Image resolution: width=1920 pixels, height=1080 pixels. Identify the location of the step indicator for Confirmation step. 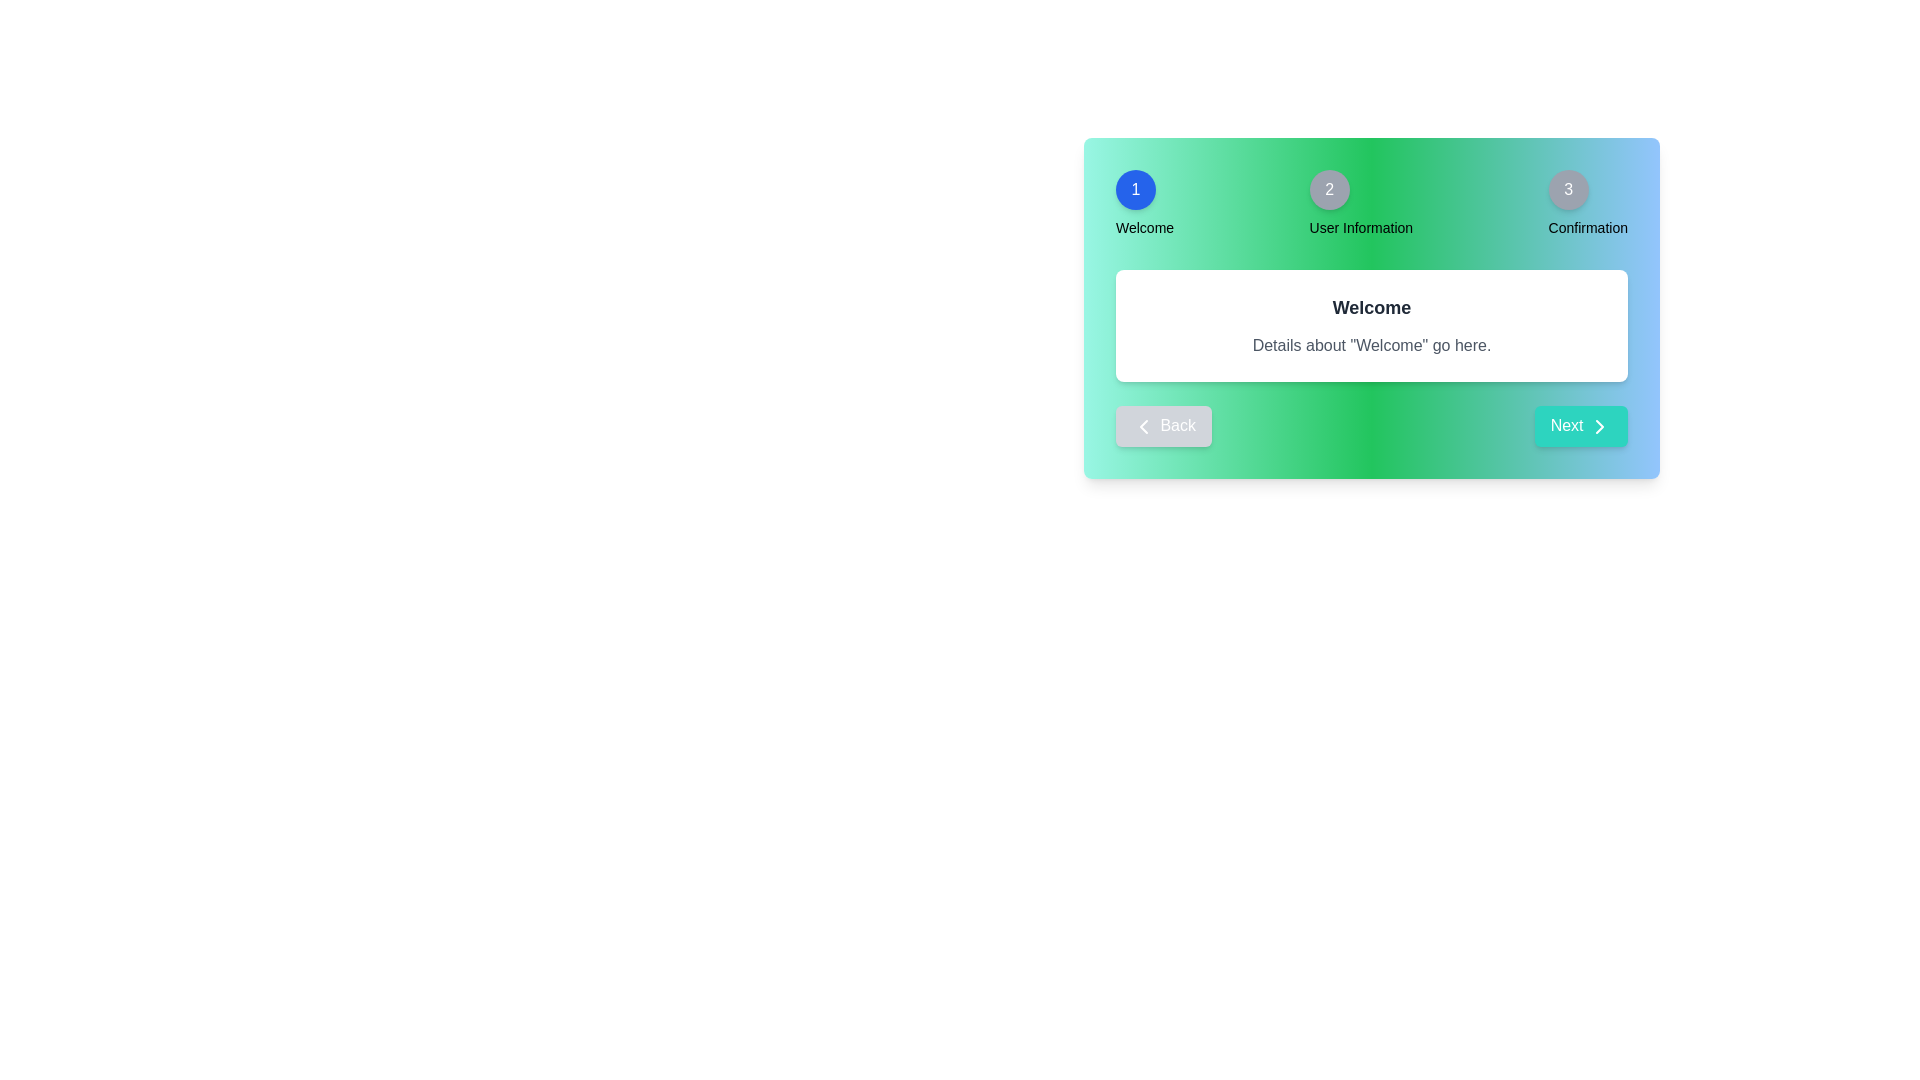
(1567, 189).